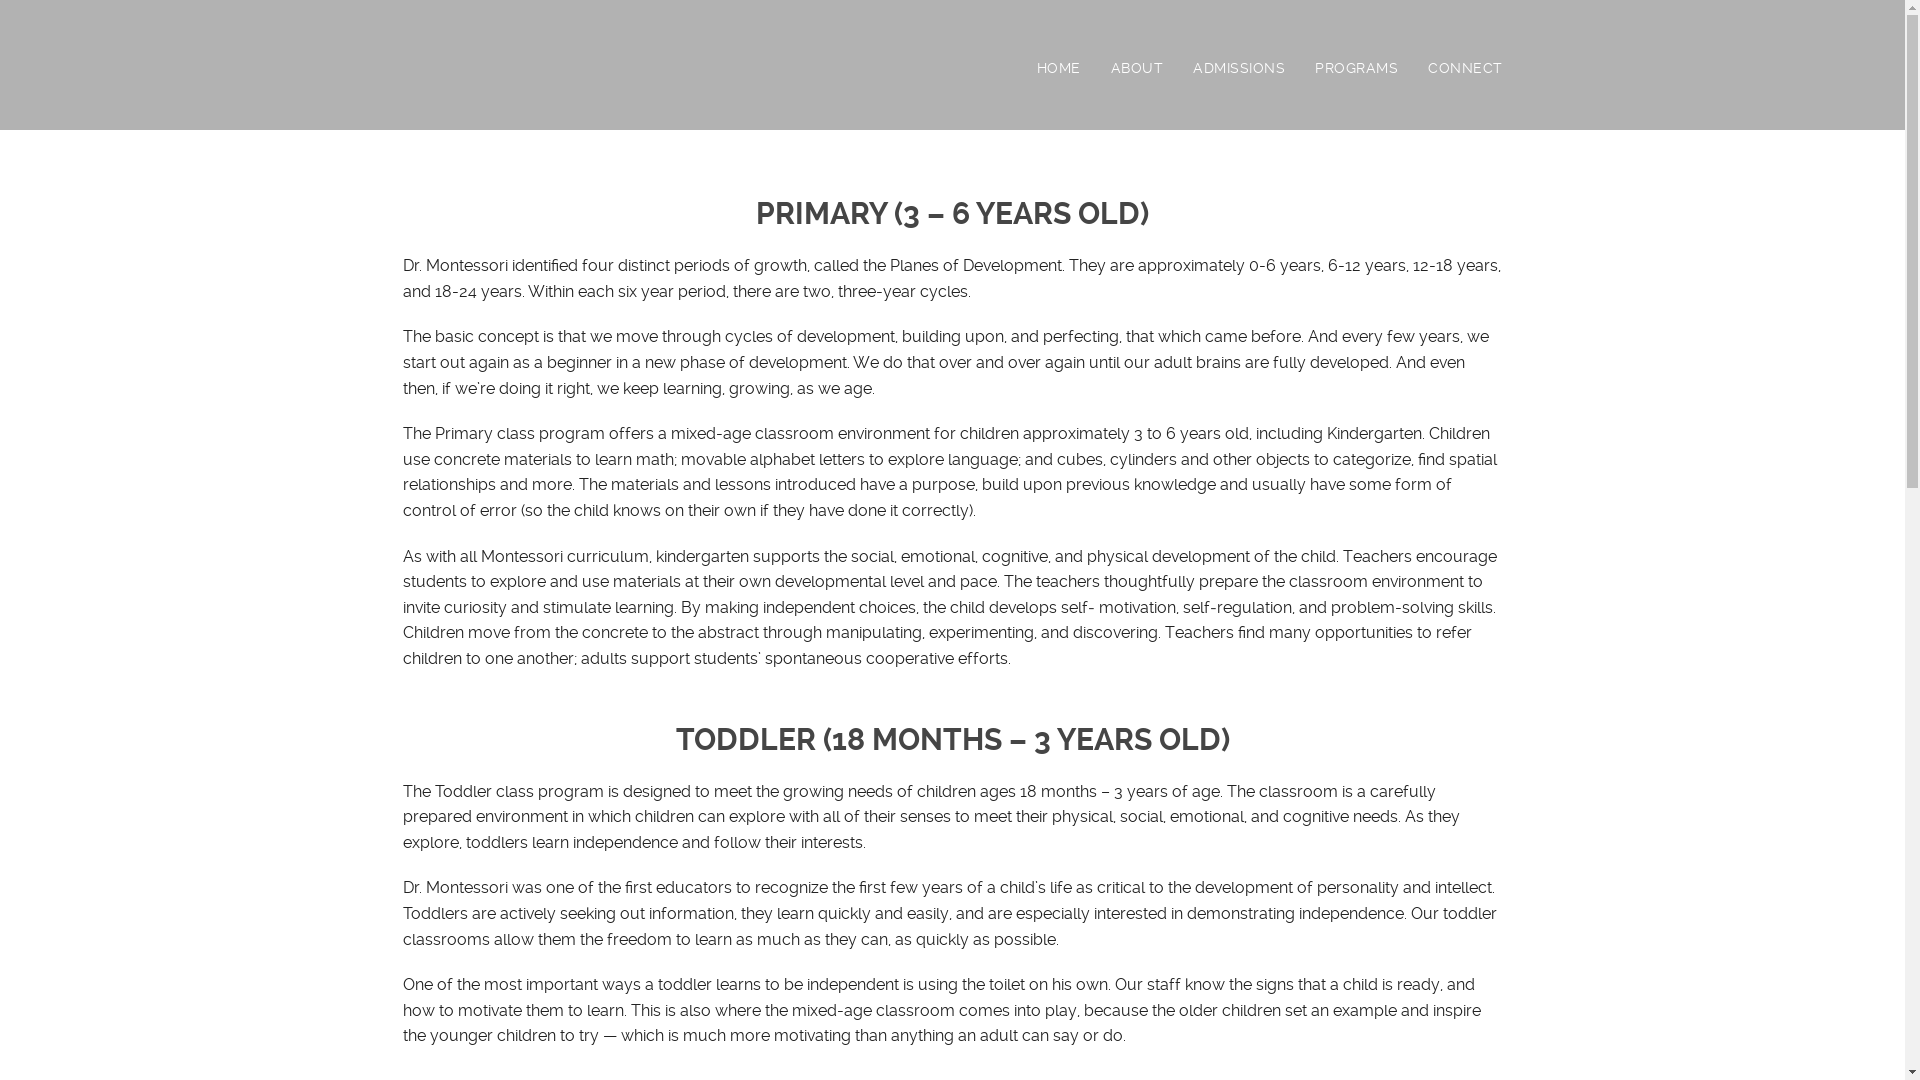 The image size is (1920, 1080). I want to click on 'HOME', so click(1072, 67).